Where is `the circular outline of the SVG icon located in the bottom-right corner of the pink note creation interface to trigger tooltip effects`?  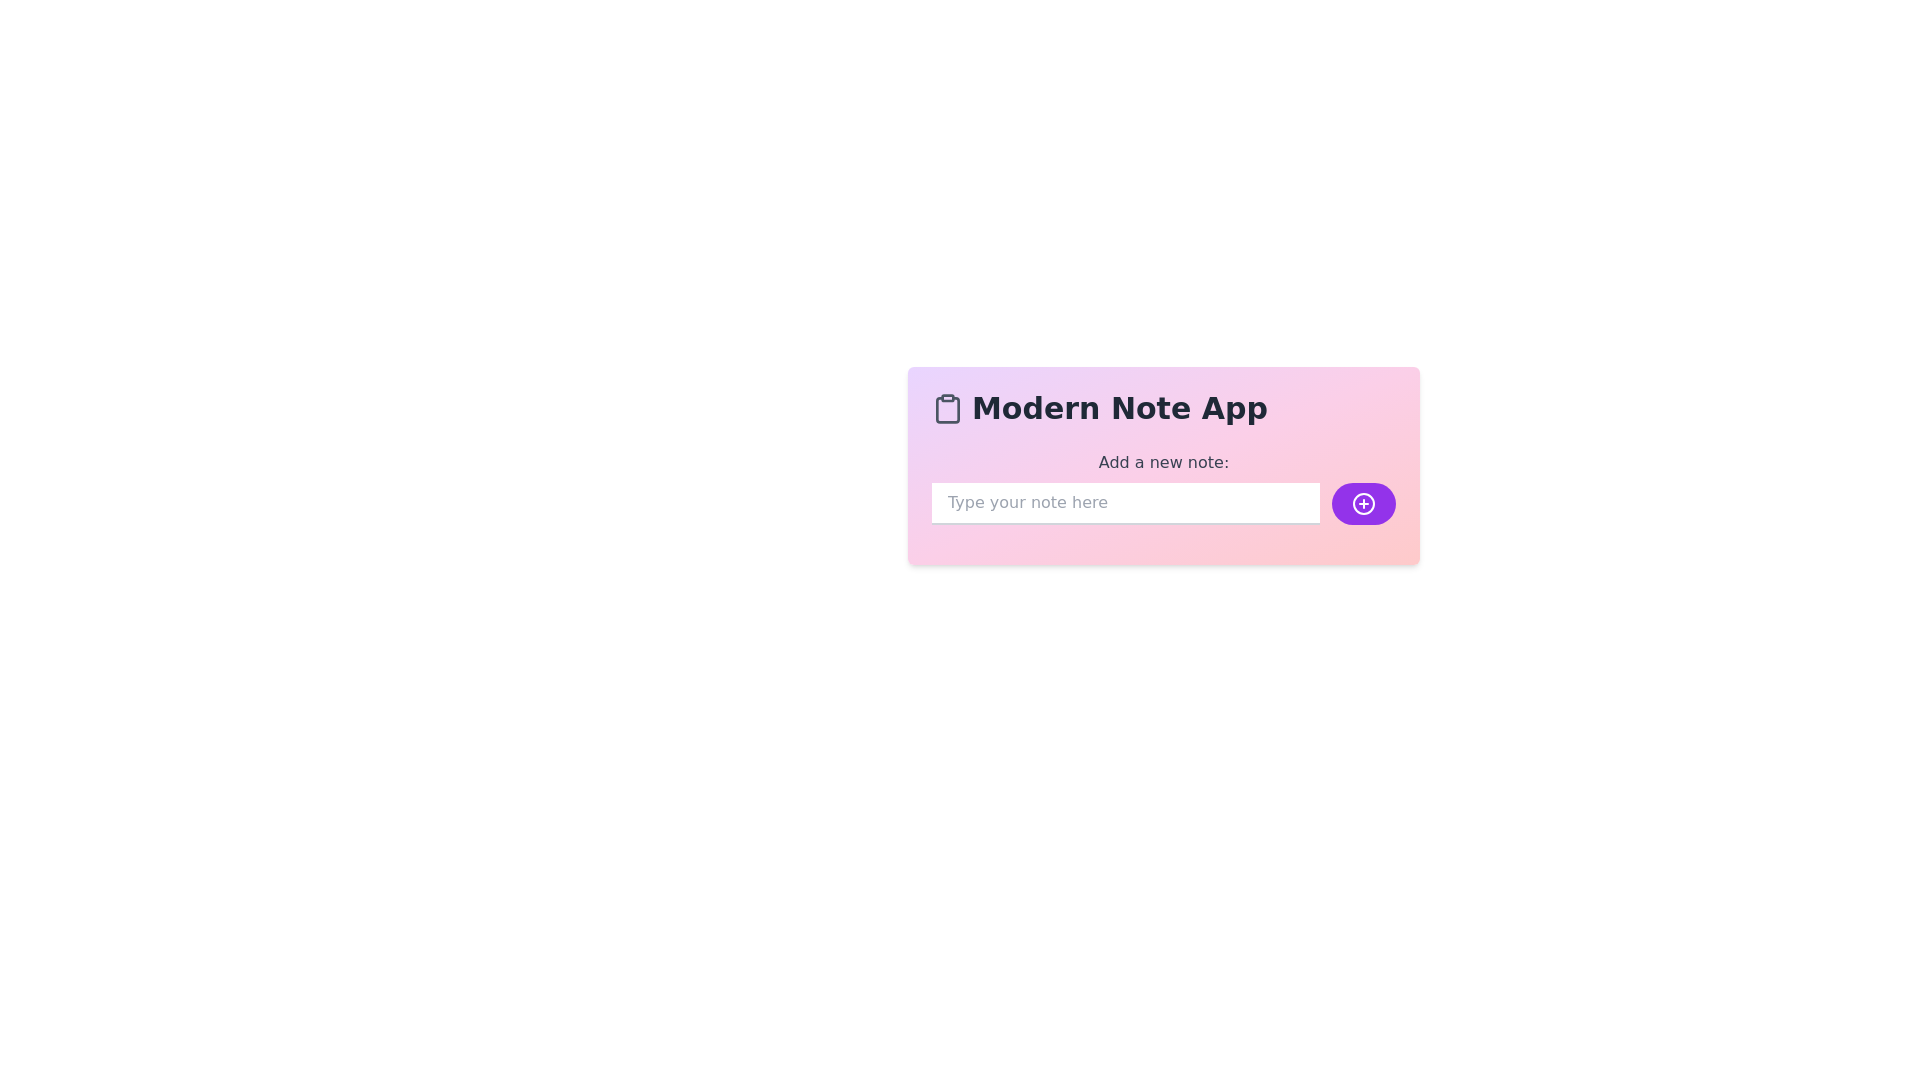 the circular outline of the SVG icon located in the bottom-right corner of the pink note creation interface to trigger tooltip effects is located at coordinates (1362, 503).